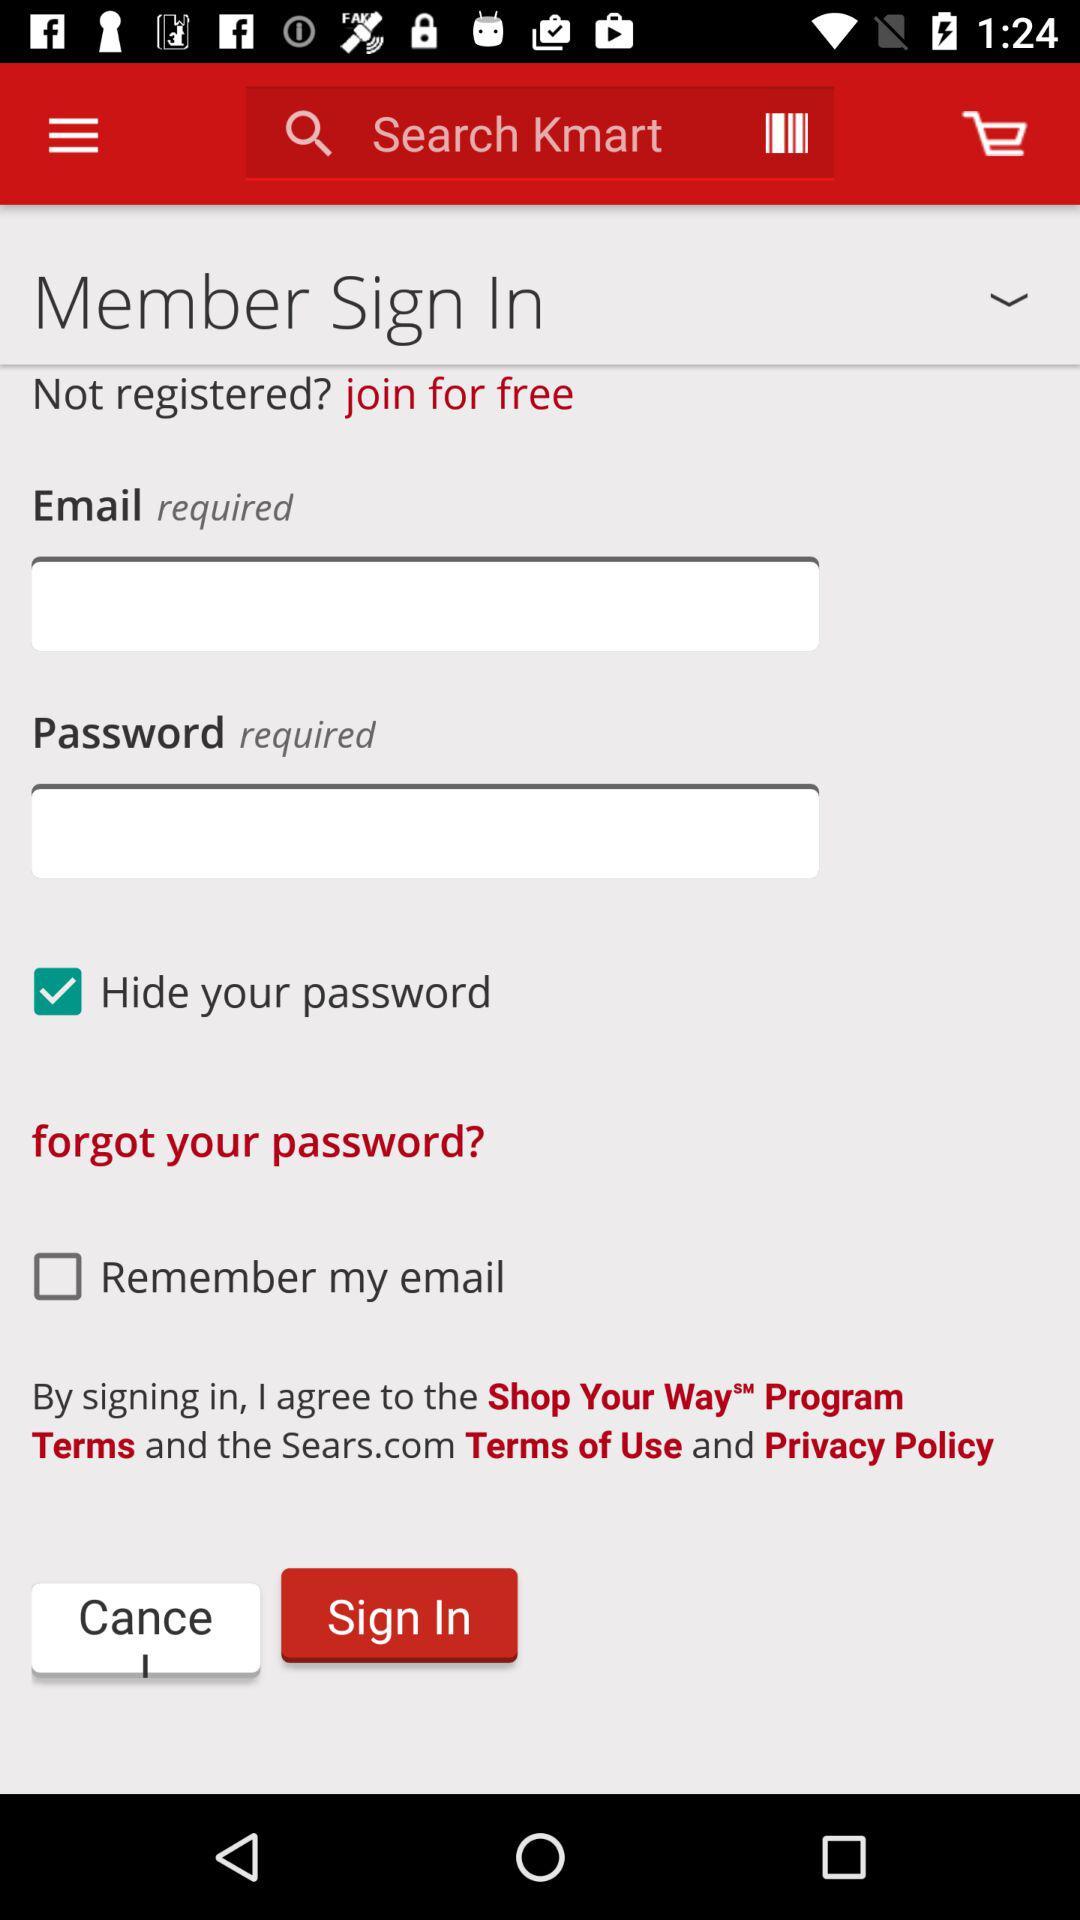  I want to click on barcode scanner, so click(785, 132).